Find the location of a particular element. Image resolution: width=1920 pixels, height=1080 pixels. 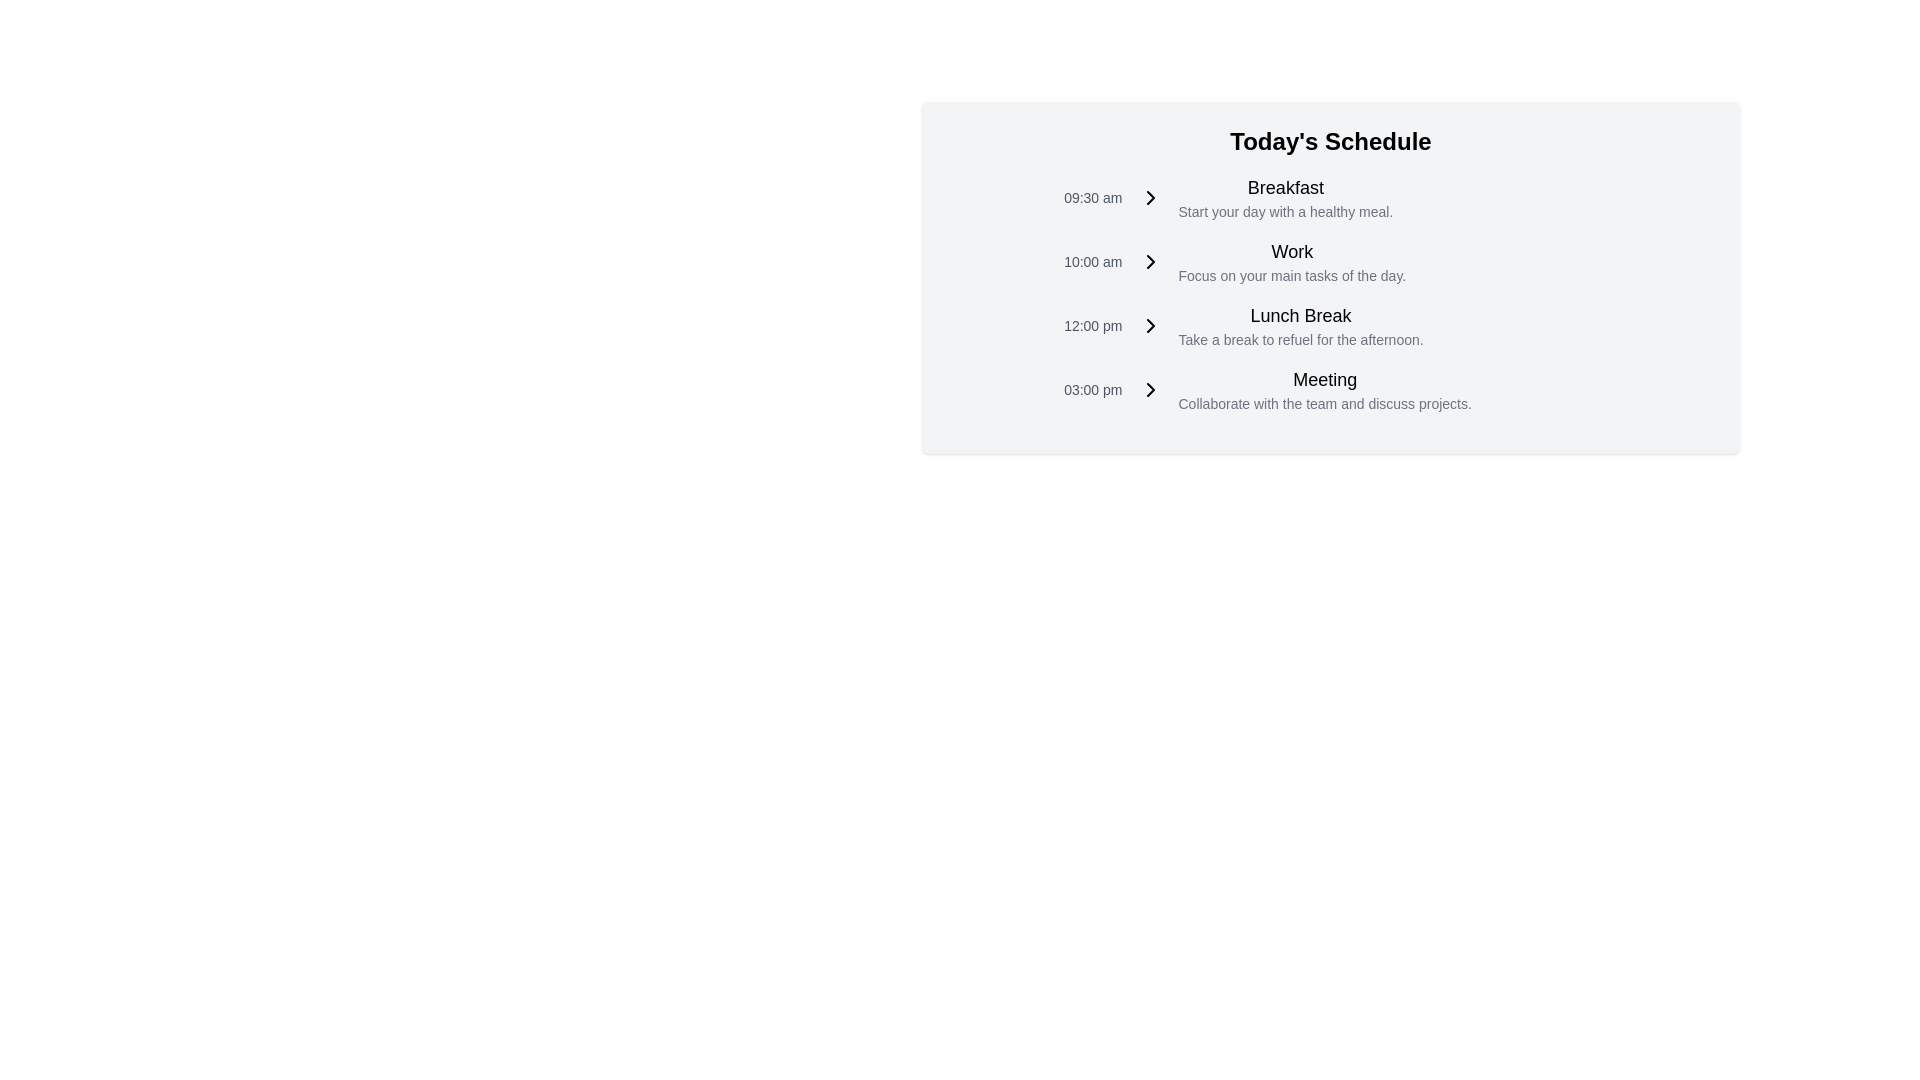

the text block that describes the 'Lunch Break' activity to read it is located at coordinates (1293, 325).